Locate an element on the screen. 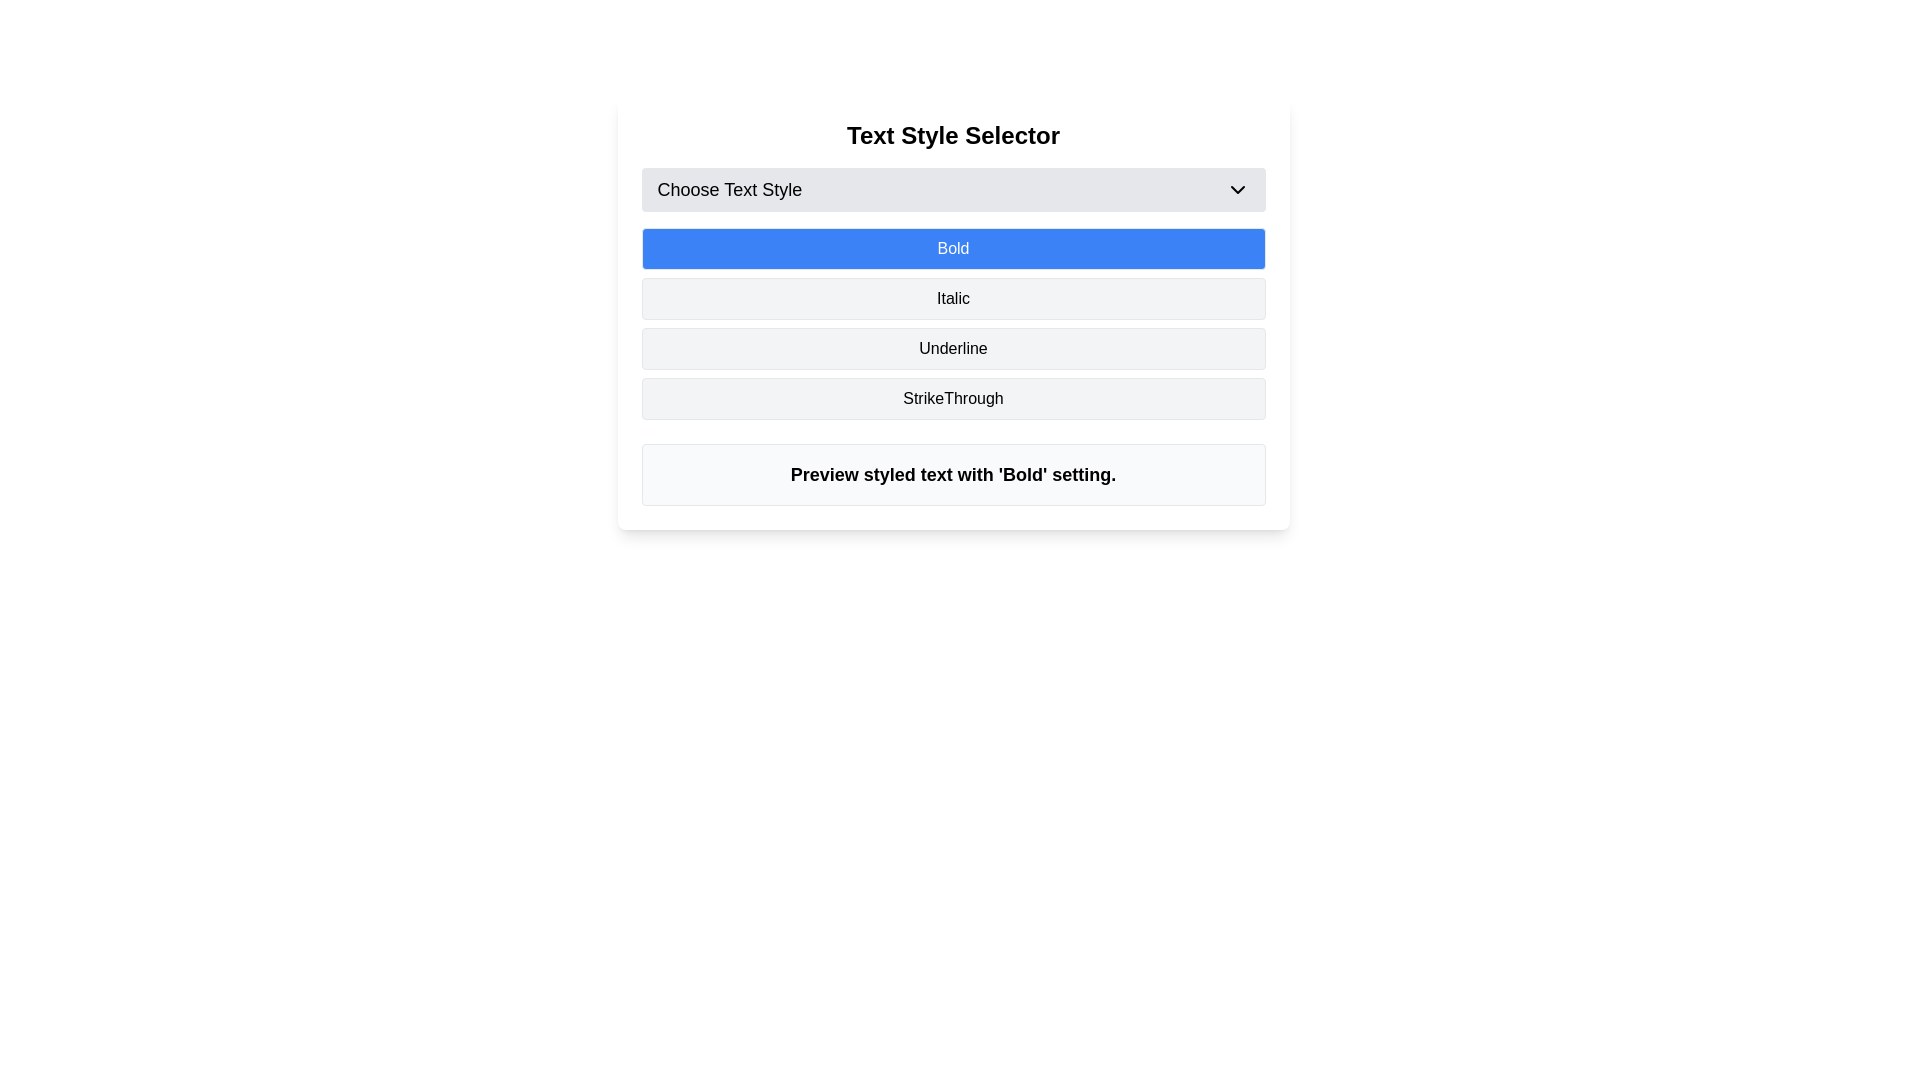  the small downward chevron icon located at the right edge of the 'Choose Text Style' area is located at coordinates (1236, 189).